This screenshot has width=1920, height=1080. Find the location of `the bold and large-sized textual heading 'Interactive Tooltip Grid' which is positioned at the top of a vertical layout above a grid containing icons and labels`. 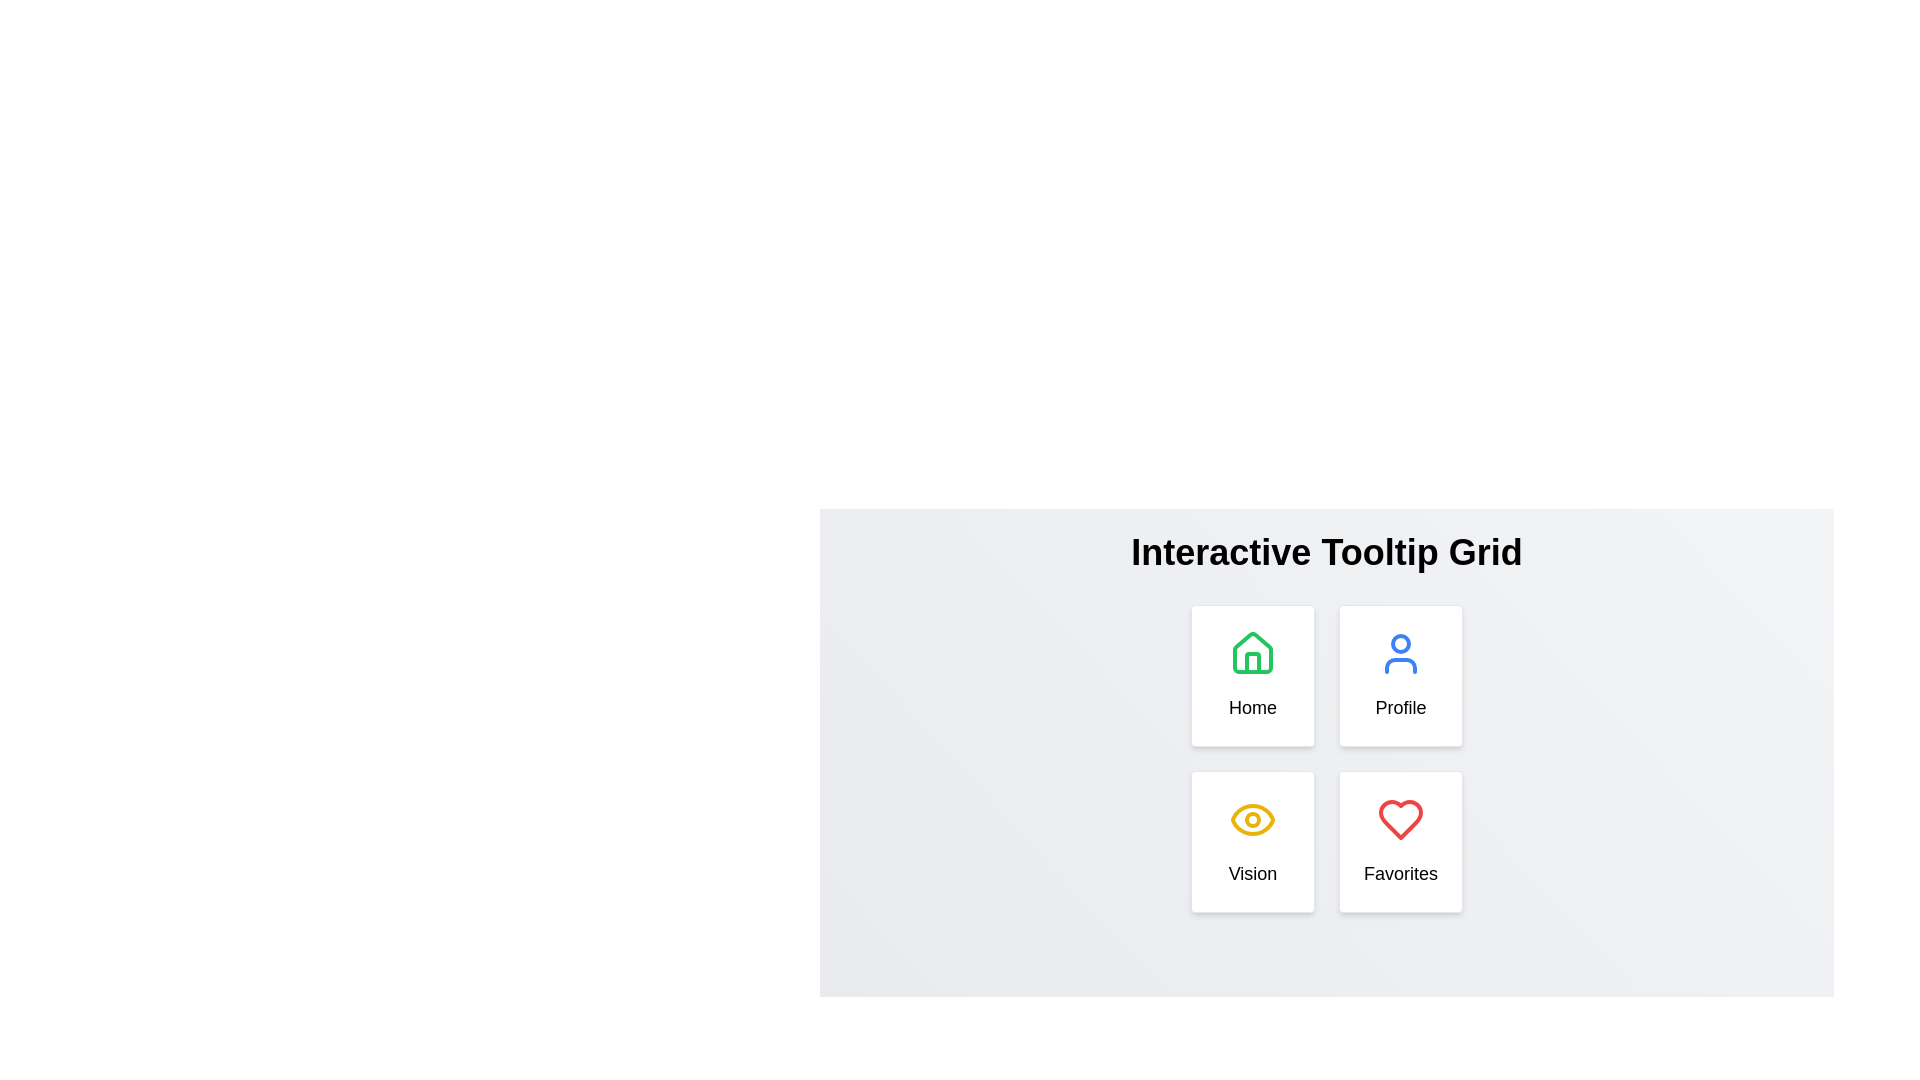

the bold and large-sized textual heading 'Interactive Tooltip Grid' which is positioned at the top of a vertical layout above a grid containing icons and labels is located at coordinates (1326, 552).